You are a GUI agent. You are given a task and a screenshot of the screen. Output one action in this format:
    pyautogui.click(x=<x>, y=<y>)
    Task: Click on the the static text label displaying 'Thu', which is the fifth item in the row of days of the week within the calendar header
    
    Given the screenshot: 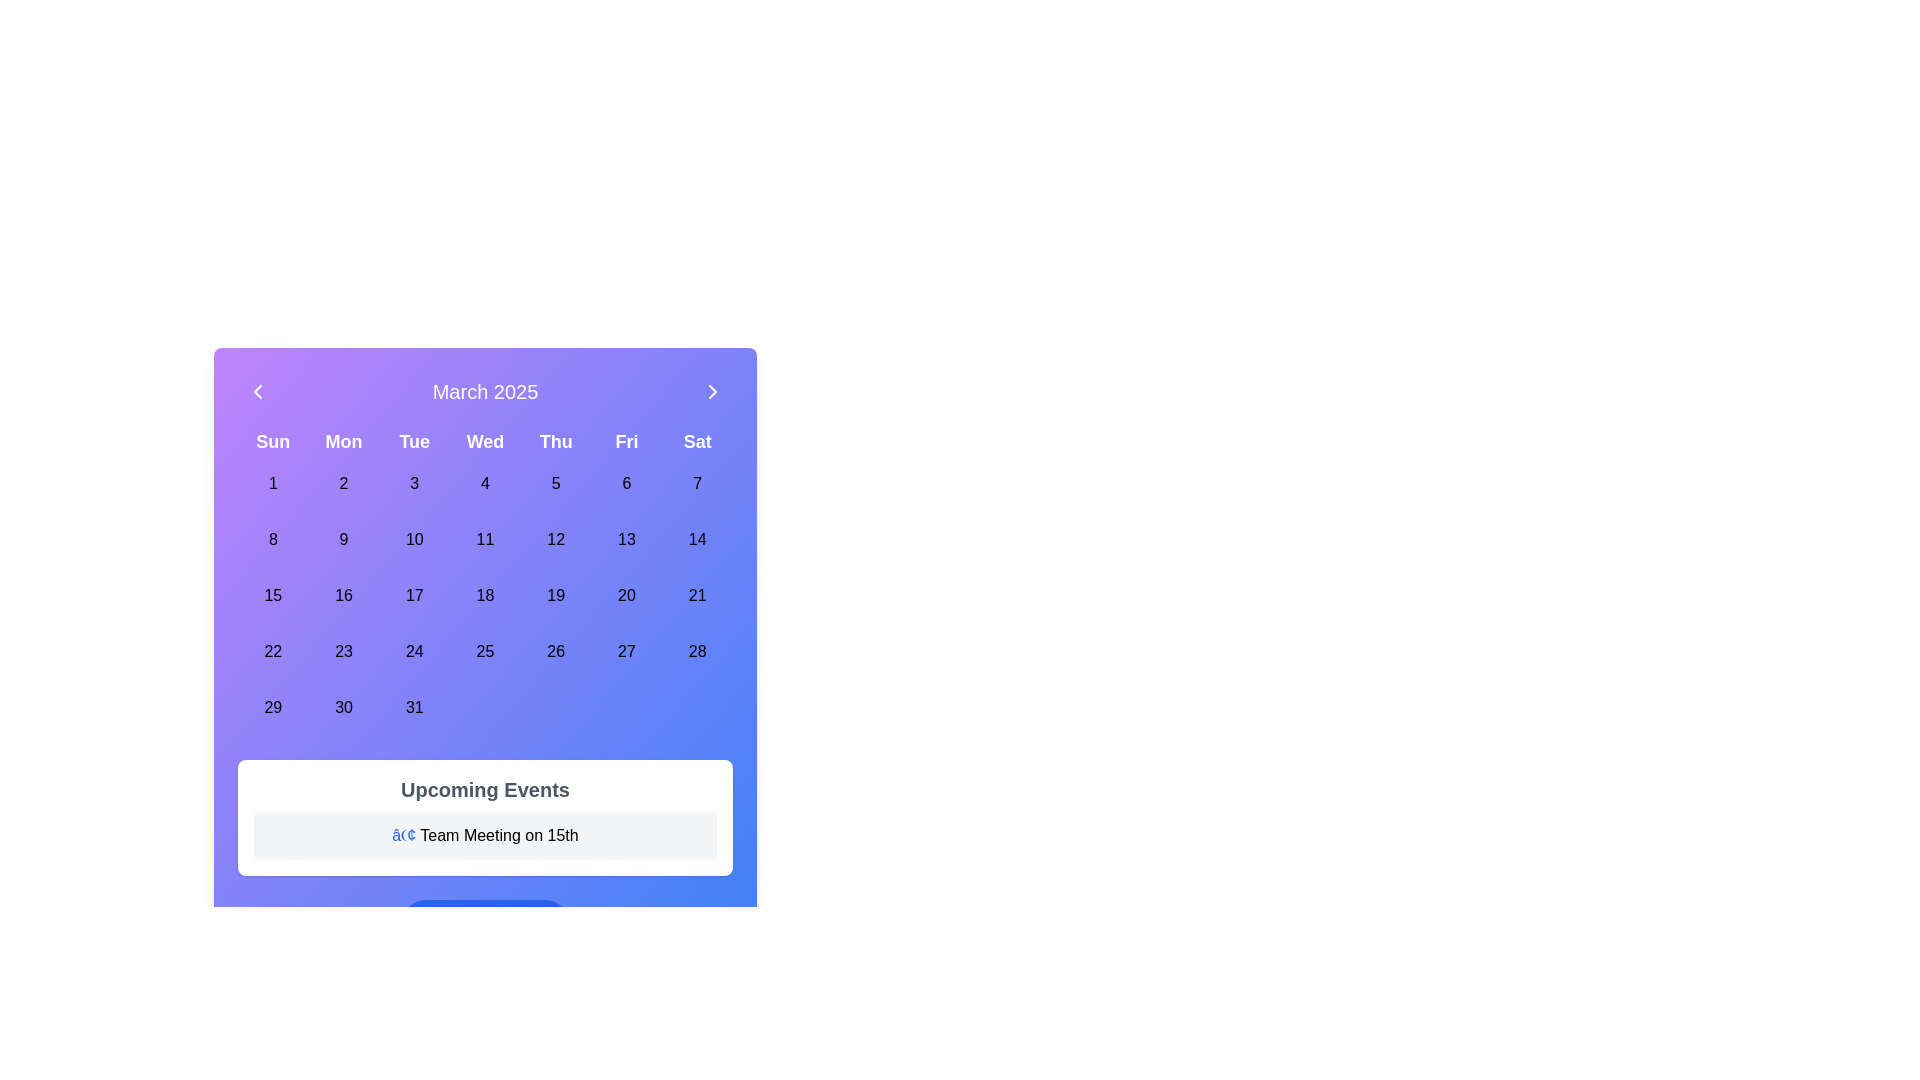 What is the action you would take?
    pyautogui.click(x=556, y=441)
    